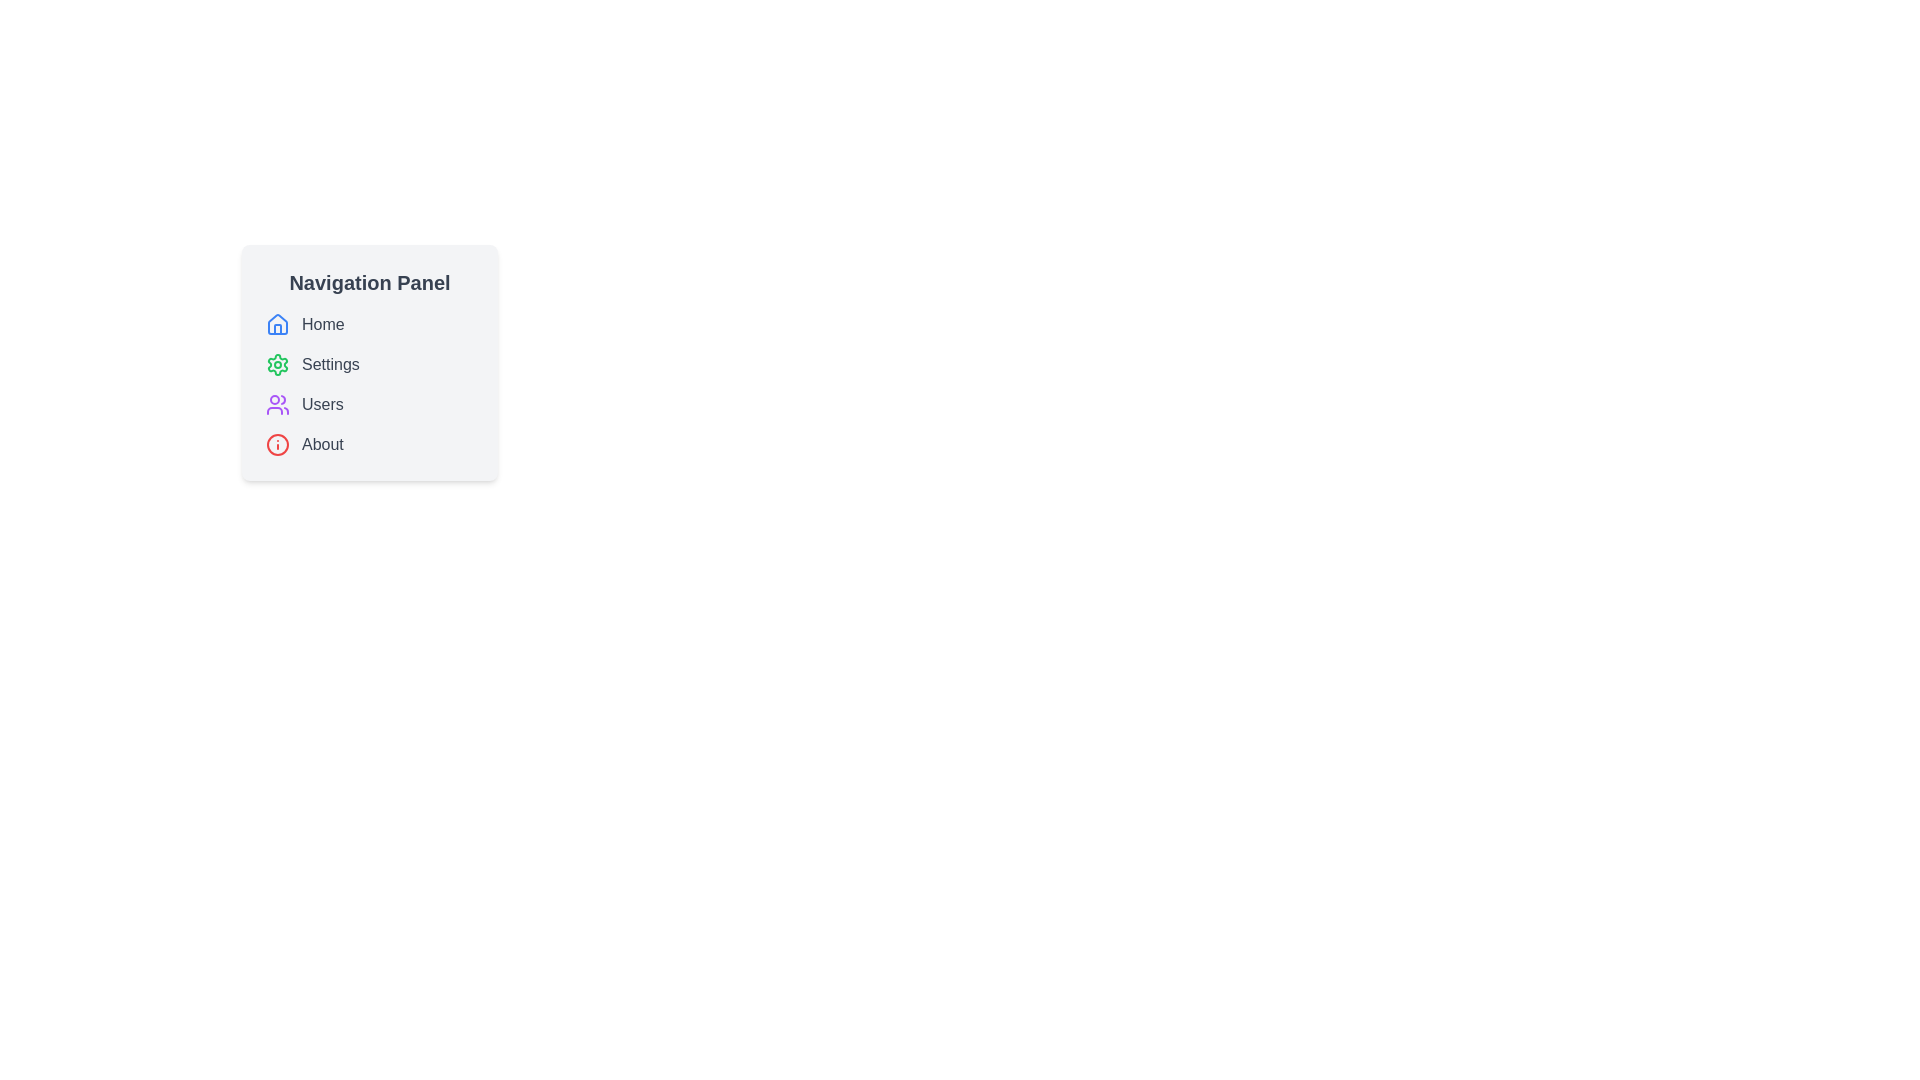  What do you see at coordinates (277, 323) in the screenshot?
I see `the blue house icon located in the navigation panel to the left of the 'Home' text` at bounding box center [277, 323].